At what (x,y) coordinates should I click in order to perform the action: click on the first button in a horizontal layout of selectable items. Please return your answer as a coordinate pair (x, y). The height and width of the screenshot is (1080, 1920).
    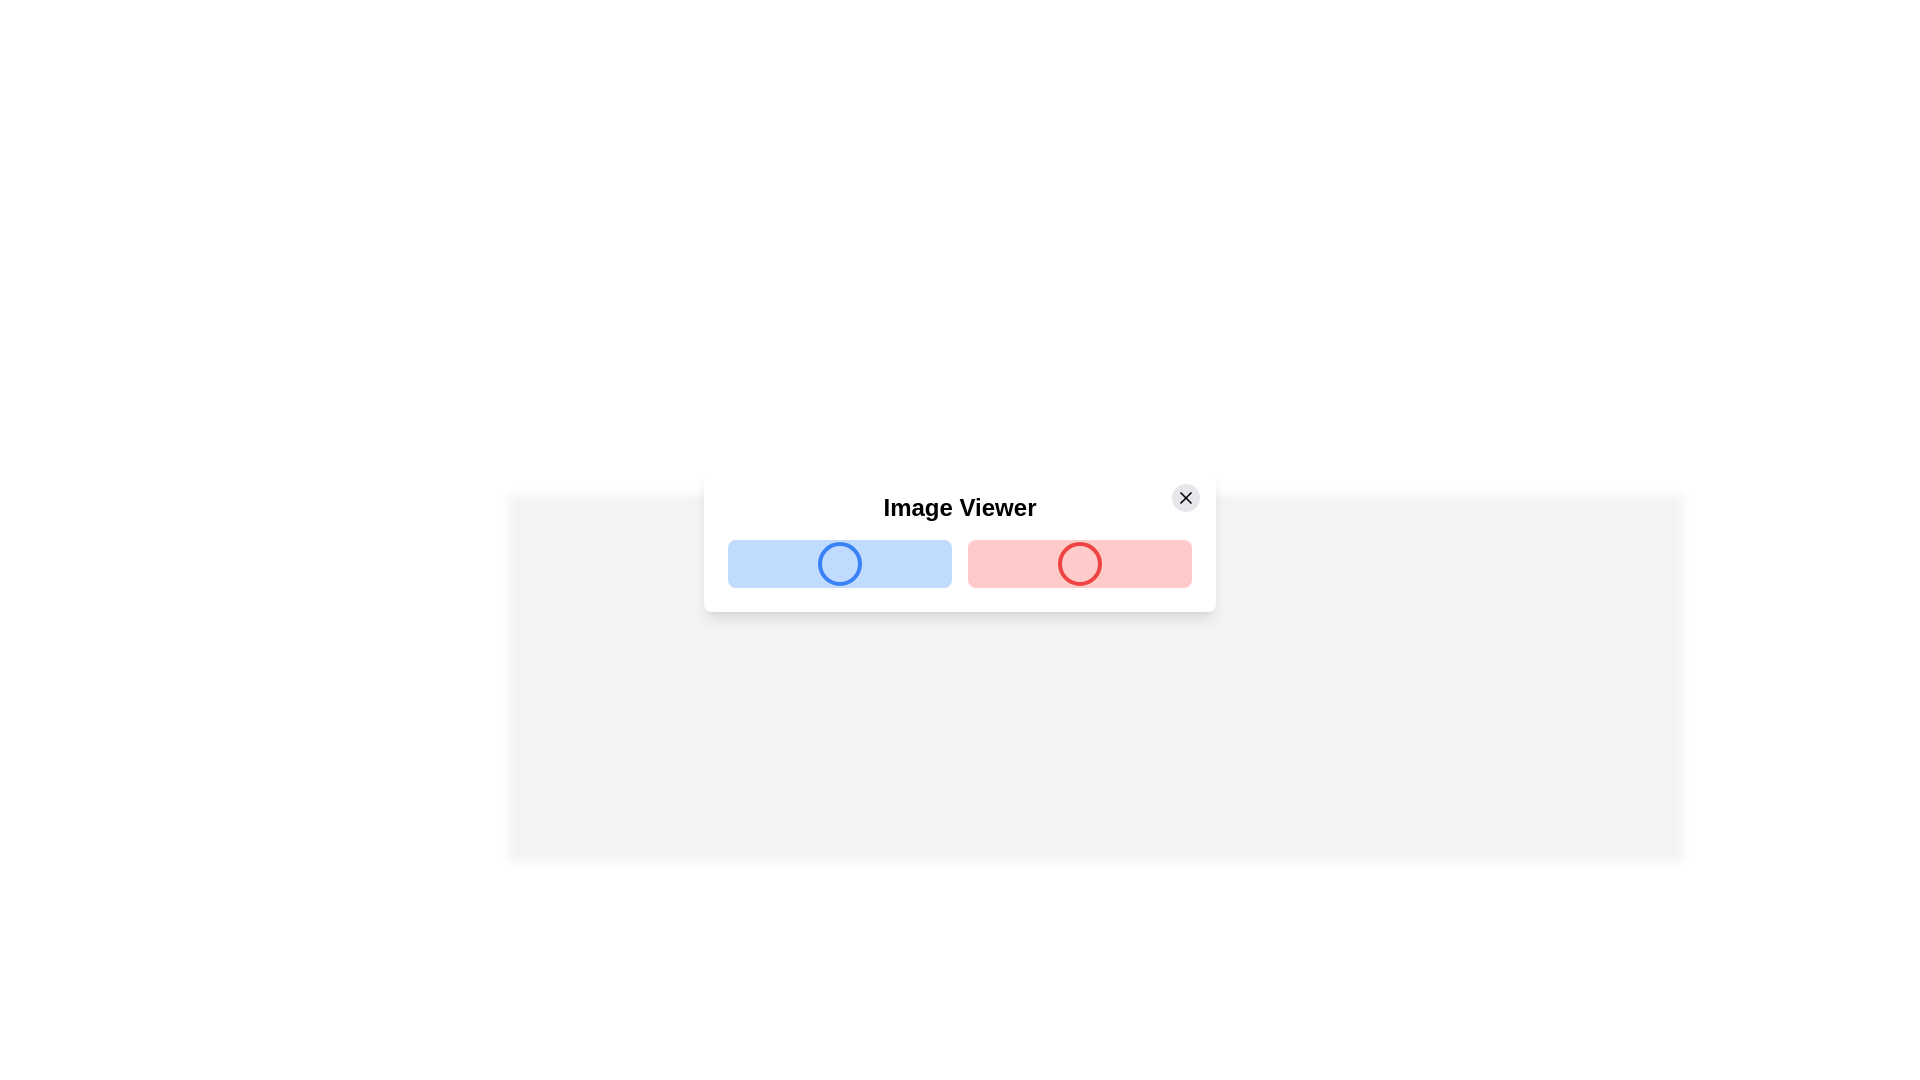
    Looking at the image, I should click on (840, 563).